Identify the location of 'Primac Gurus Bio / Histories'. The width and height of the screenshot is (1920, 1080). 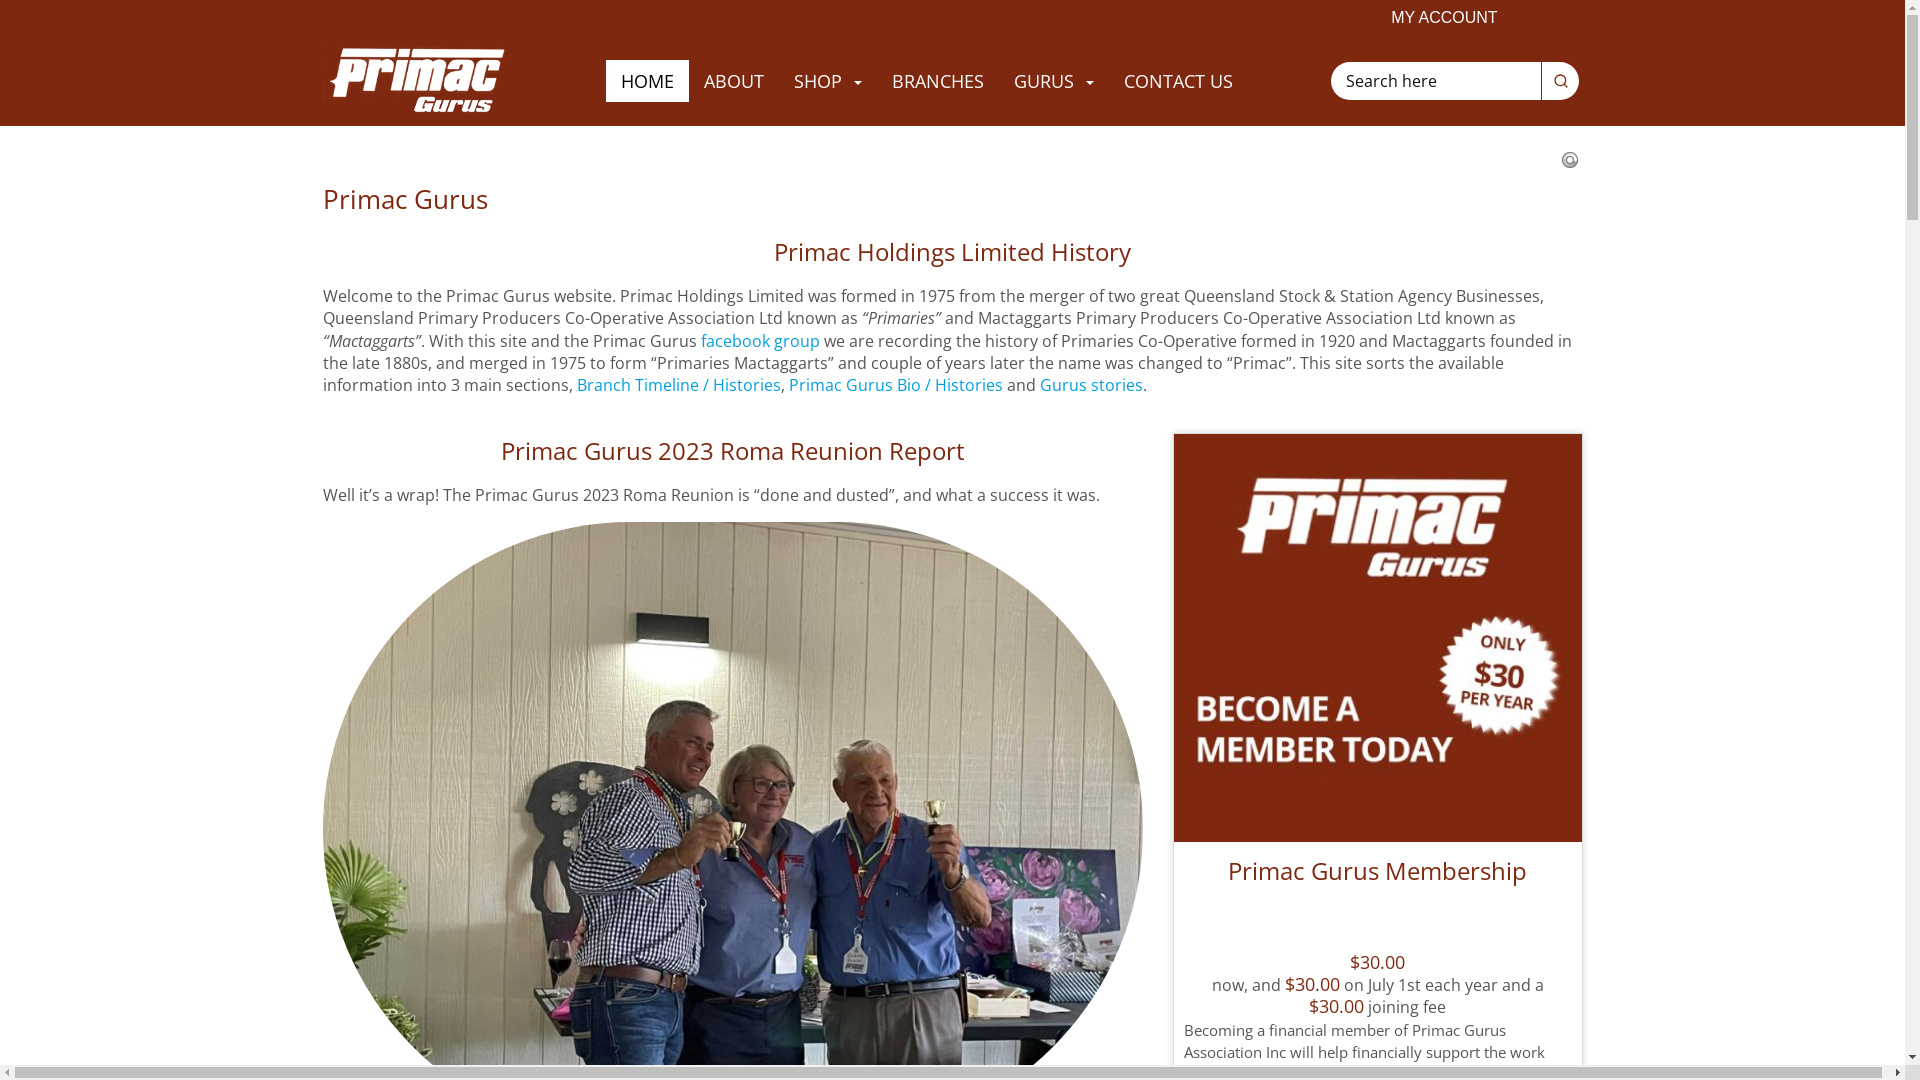
(786, 385).